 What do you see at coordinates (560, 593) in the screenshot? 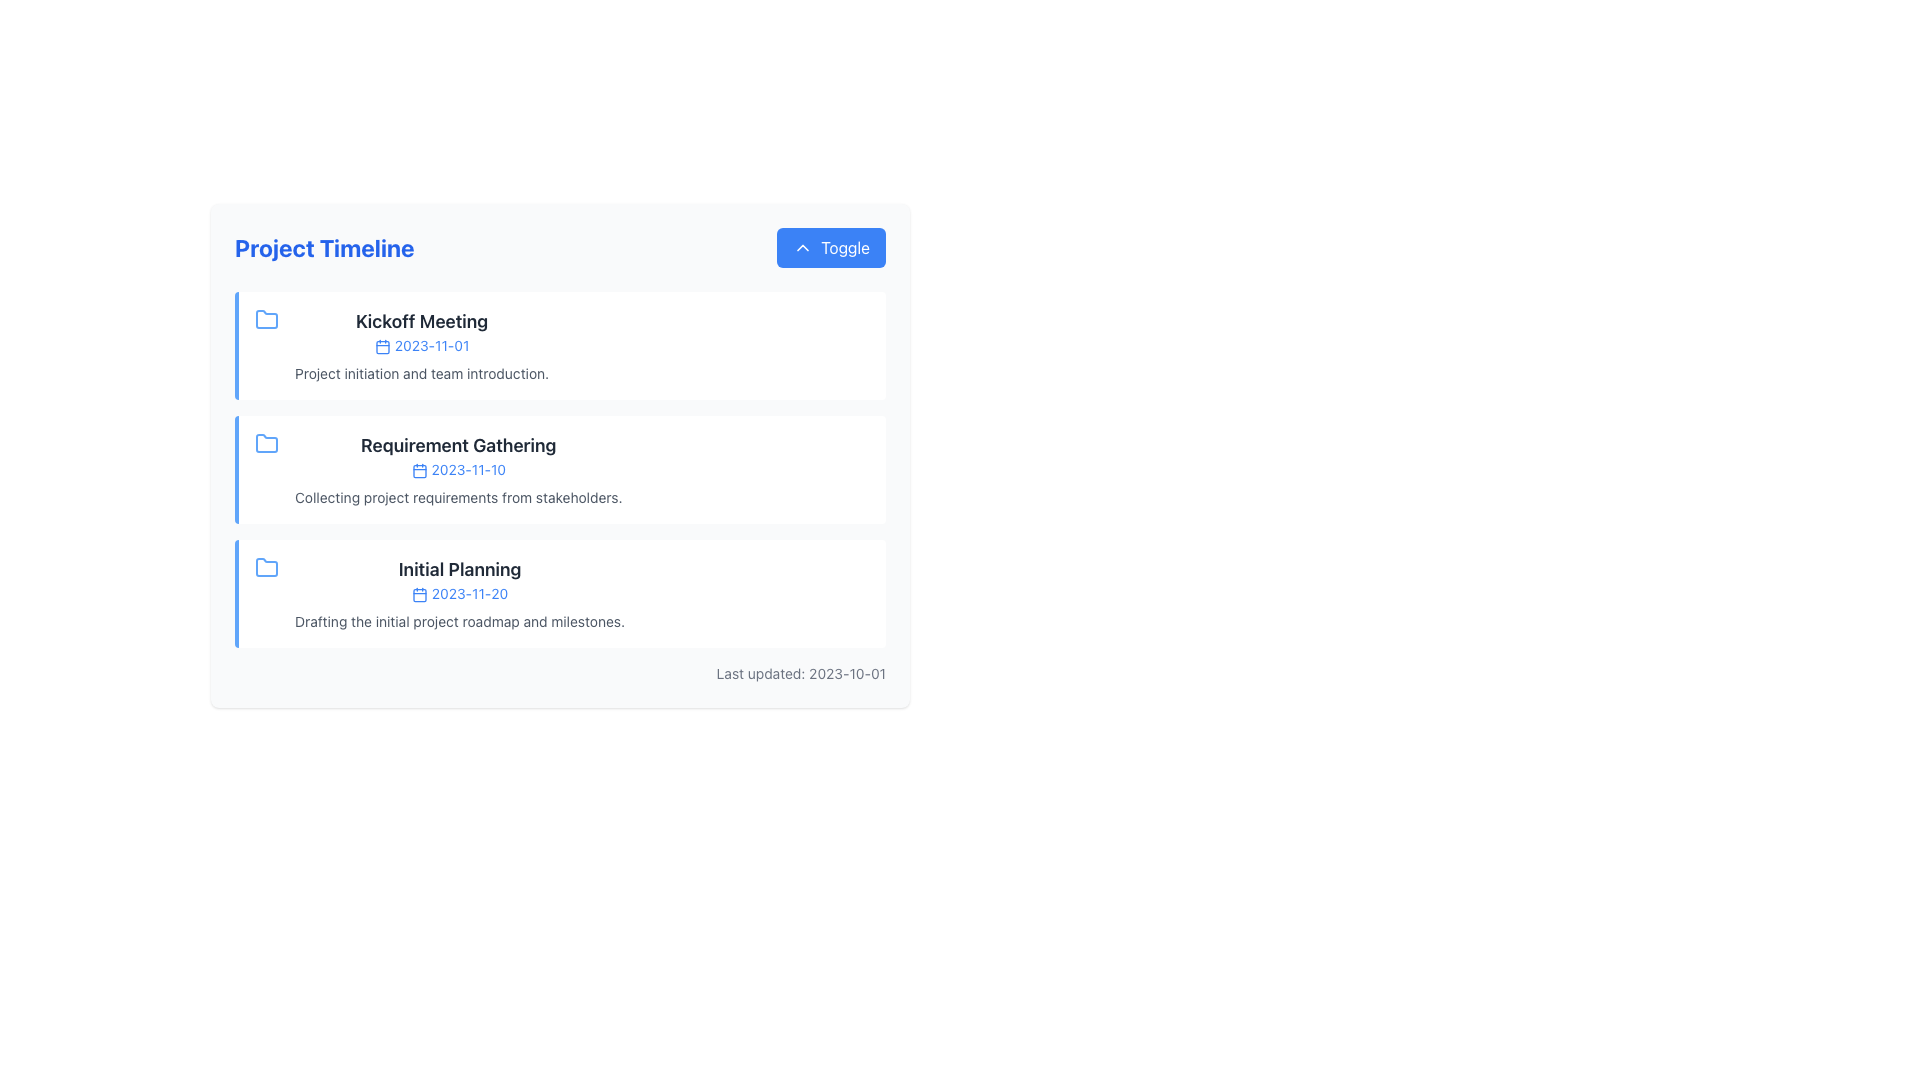
I see `the third information card in the Project Timeline section that summarizes the project phase, as it links to detailed content` at bounding box center [560, 593].